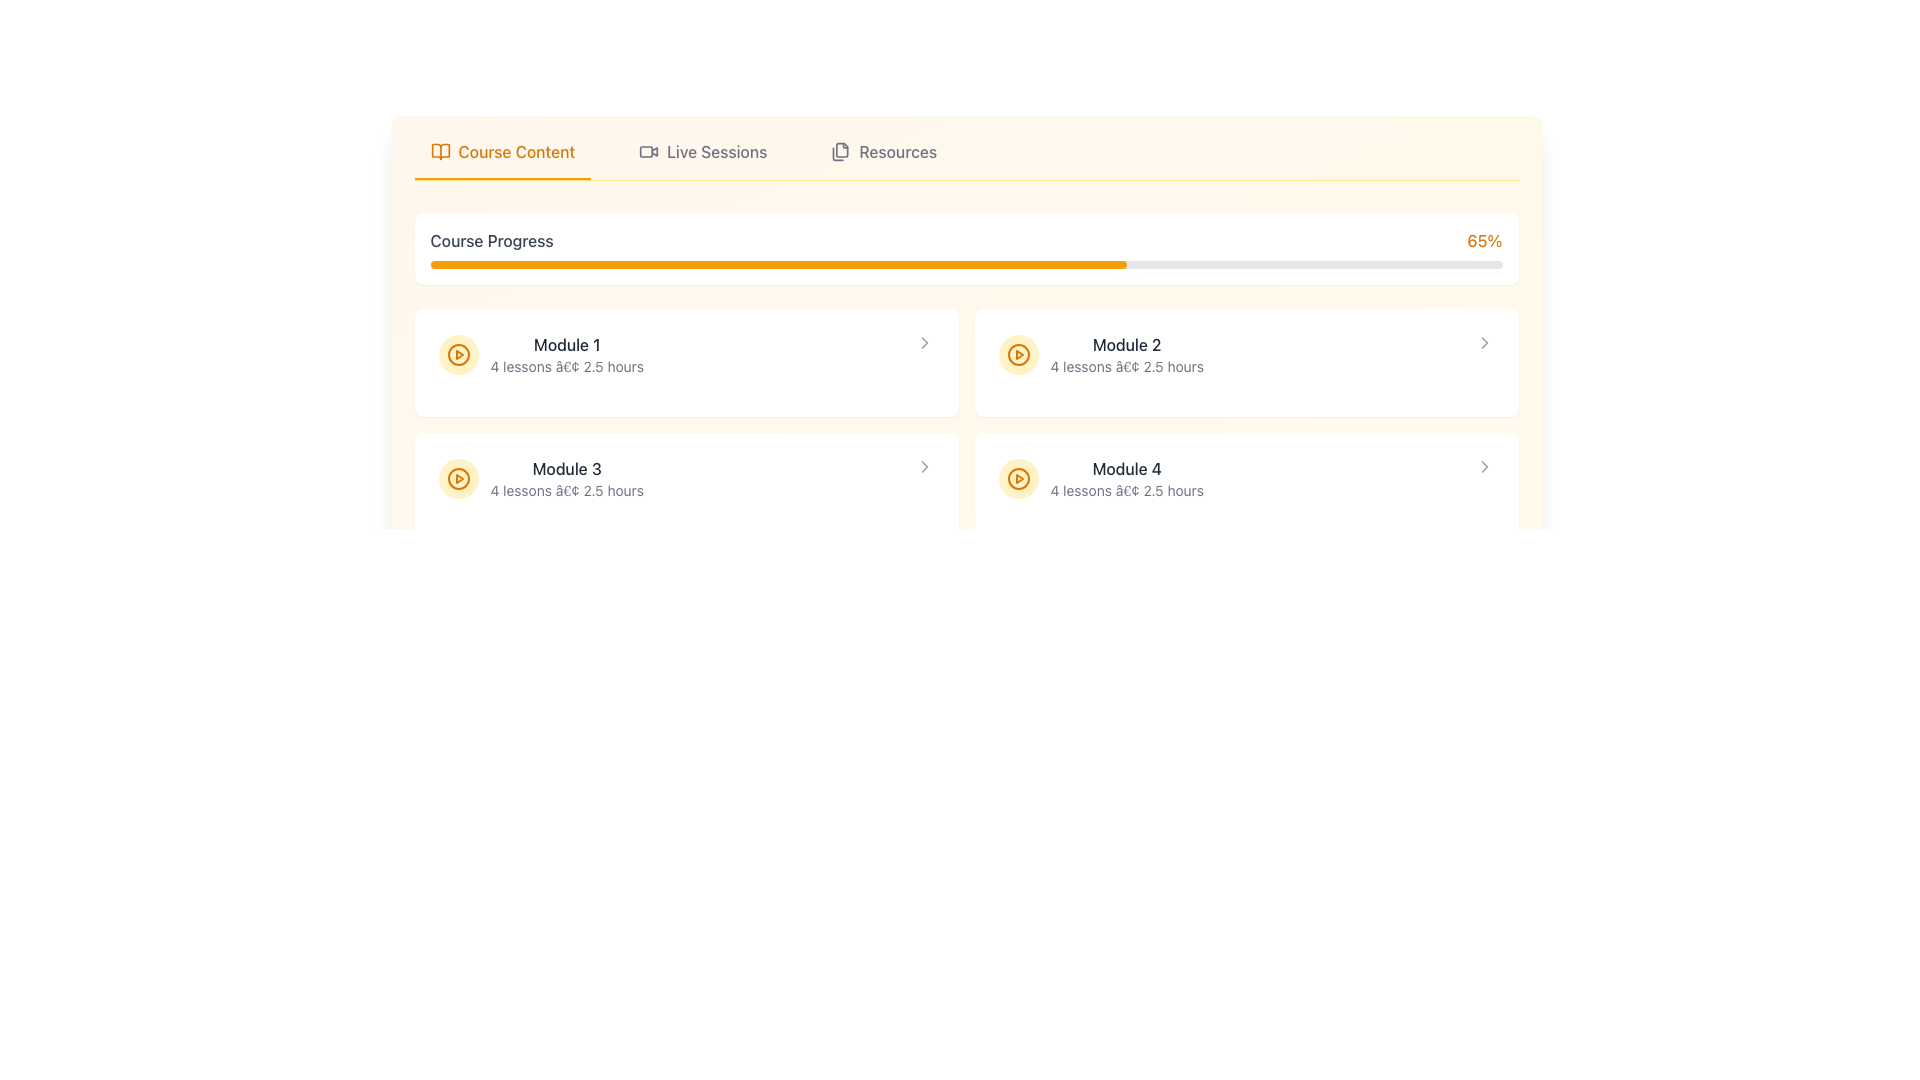  I want to click on the informational content group representing the course module located in the lower-right section of the grid layout, so click(1100, 478).